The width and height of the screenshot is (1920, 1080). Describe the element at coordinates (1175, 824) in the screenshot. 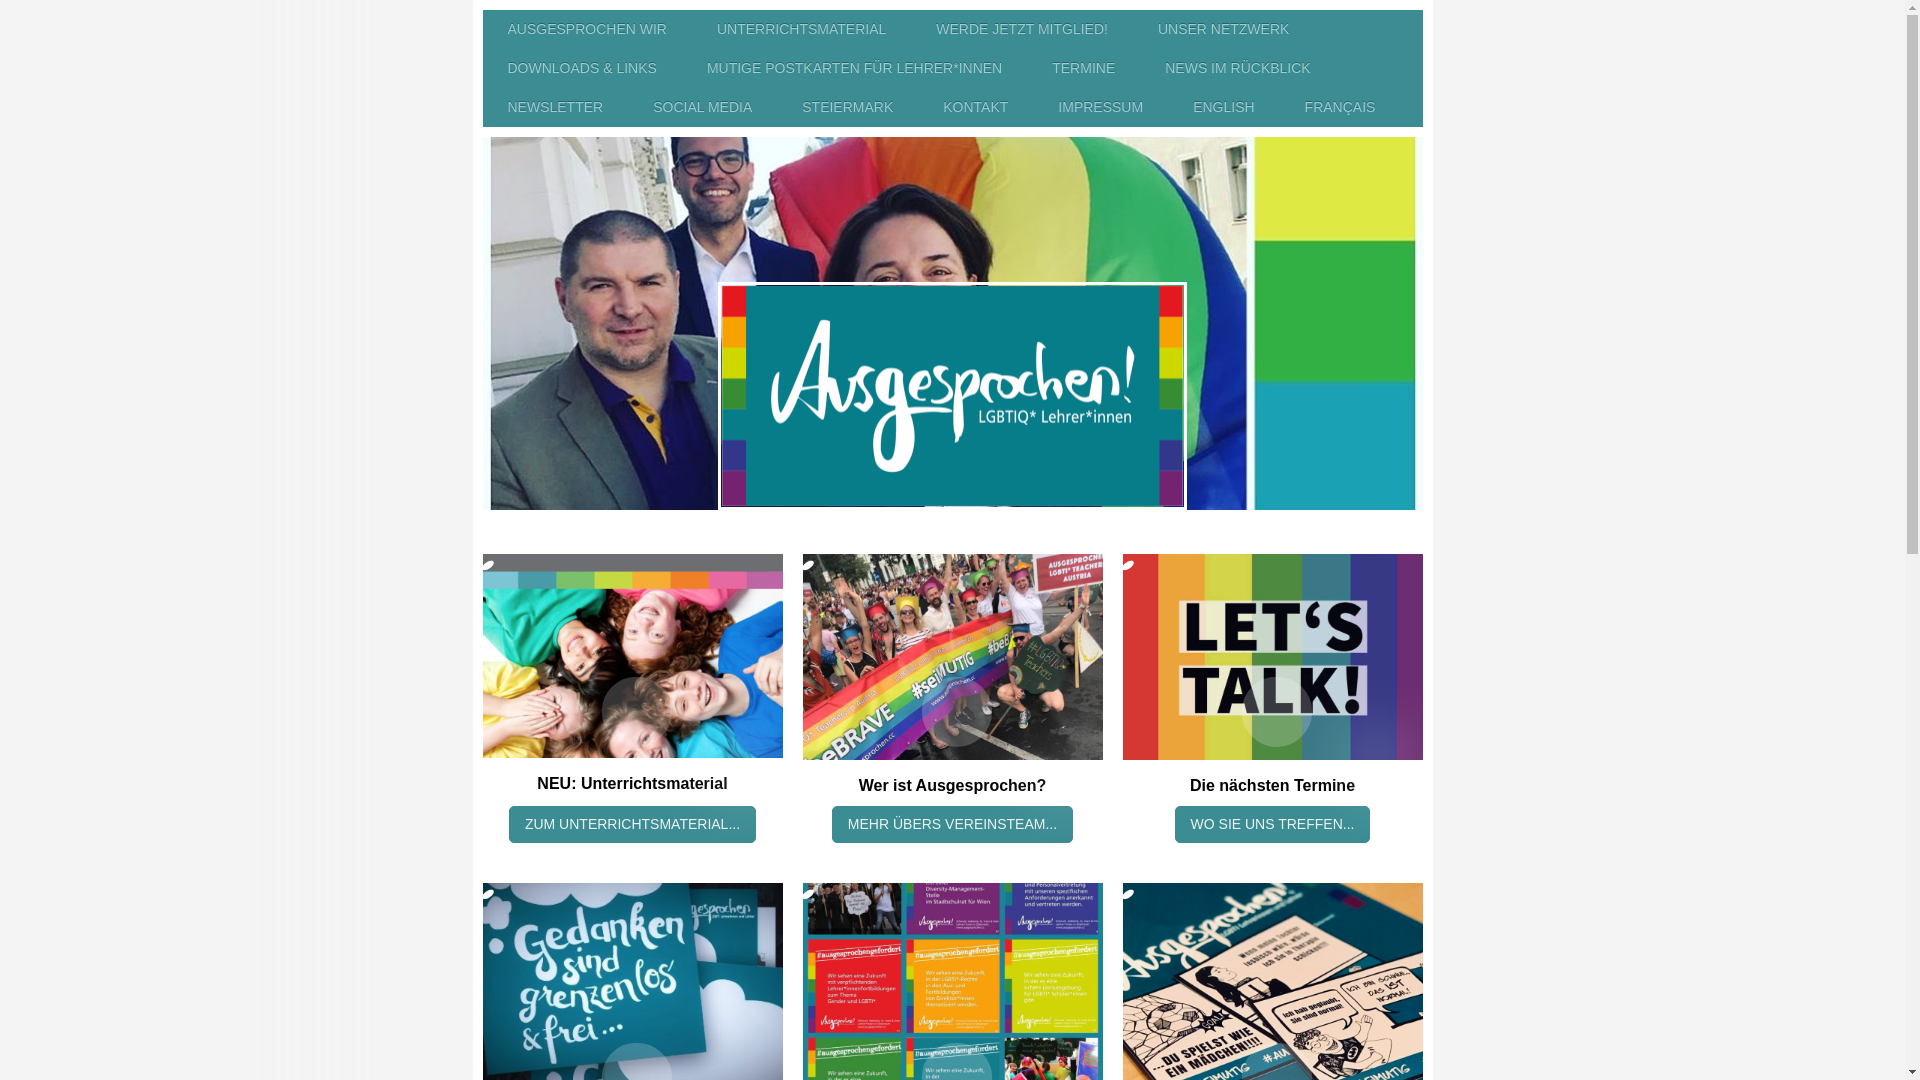

I see `'WO SIE UNS TREFFEN...'` at that location.